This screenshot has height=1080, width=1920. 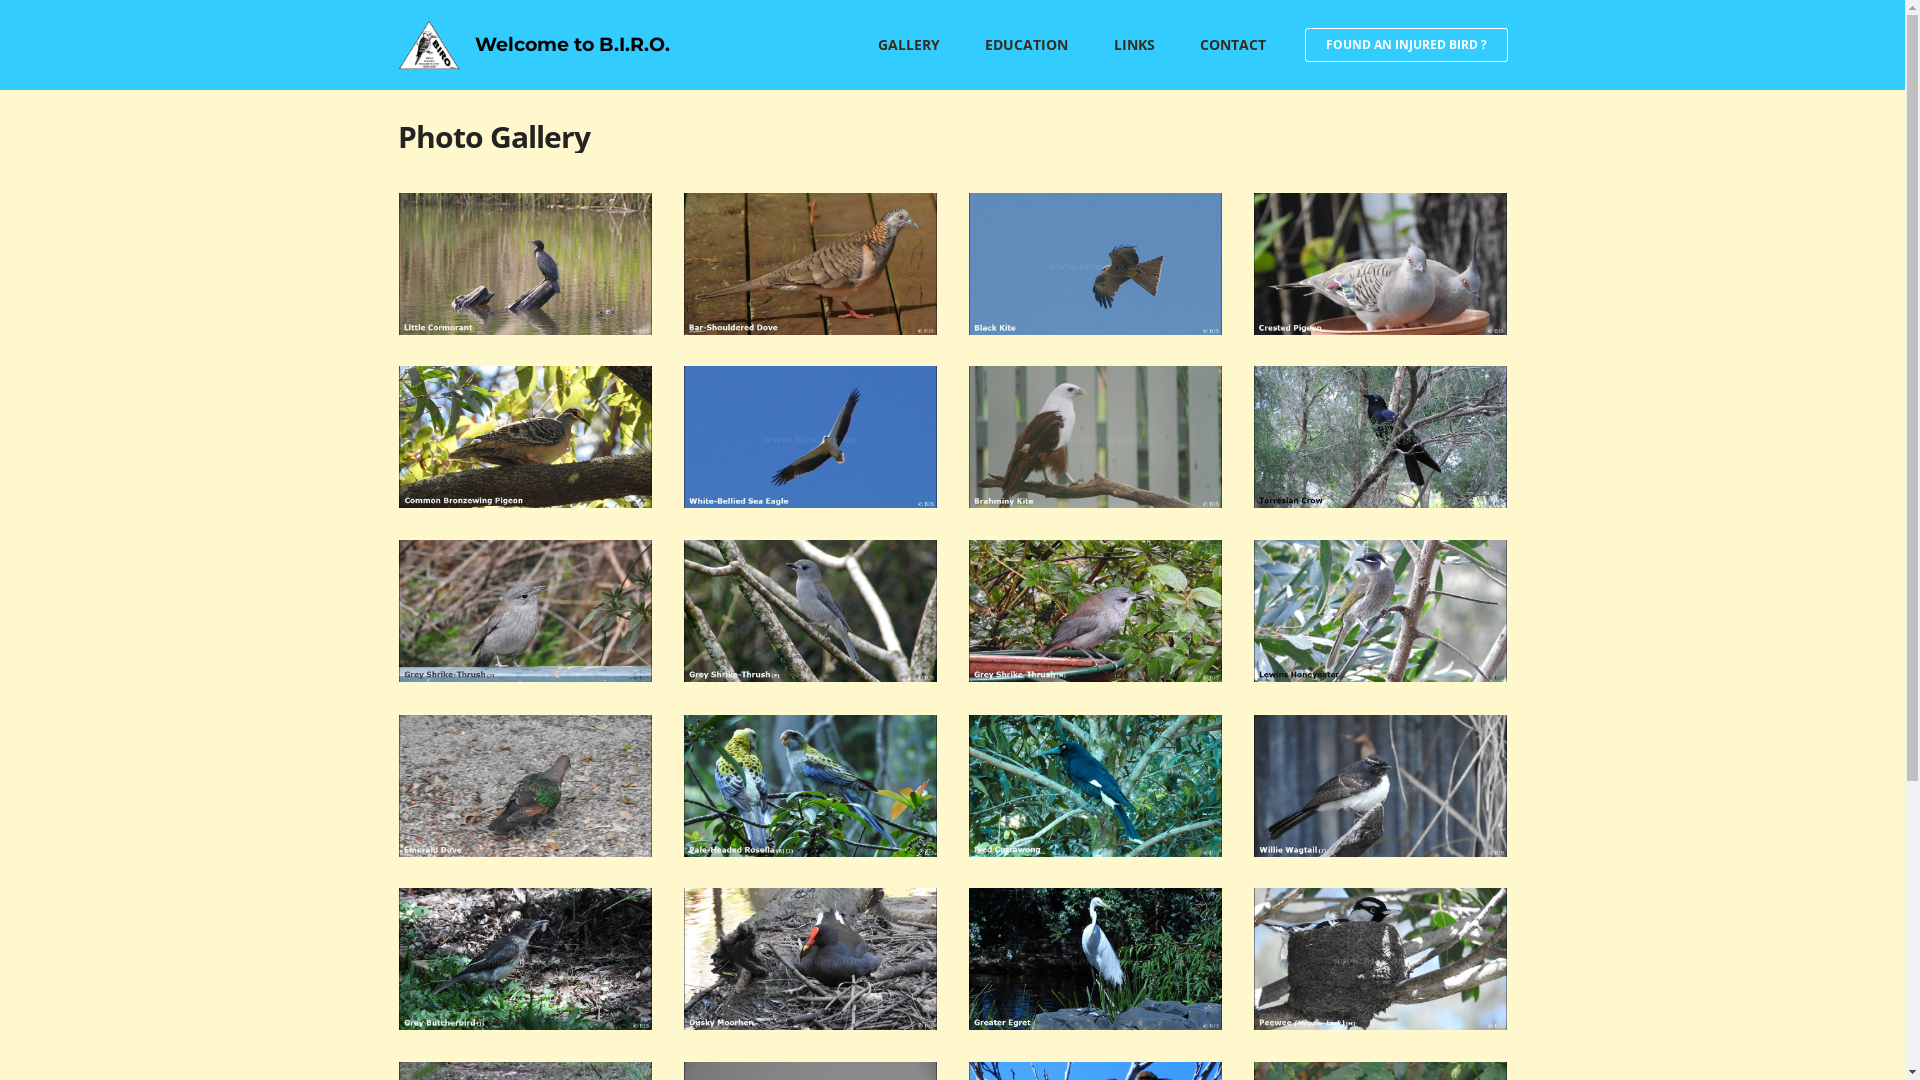 I want to click on 'BIRO Logo', so click(x=398, y=45).